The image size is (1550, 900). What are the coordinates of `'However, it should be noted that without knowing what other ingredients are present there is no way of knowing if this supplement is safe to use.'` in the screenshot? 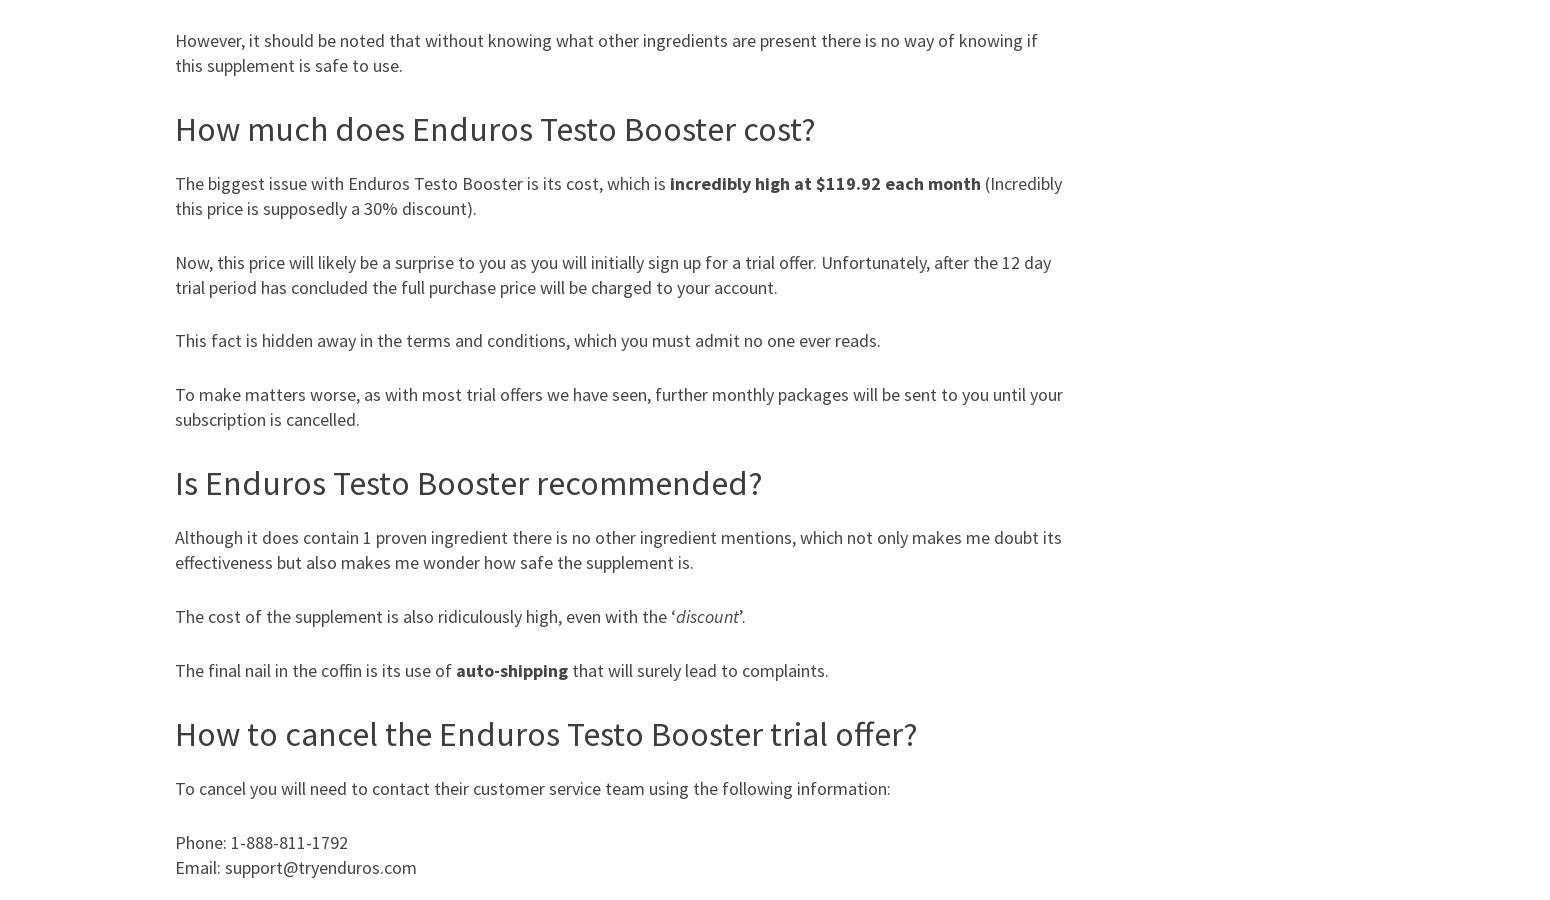 It's located at (173, 51).